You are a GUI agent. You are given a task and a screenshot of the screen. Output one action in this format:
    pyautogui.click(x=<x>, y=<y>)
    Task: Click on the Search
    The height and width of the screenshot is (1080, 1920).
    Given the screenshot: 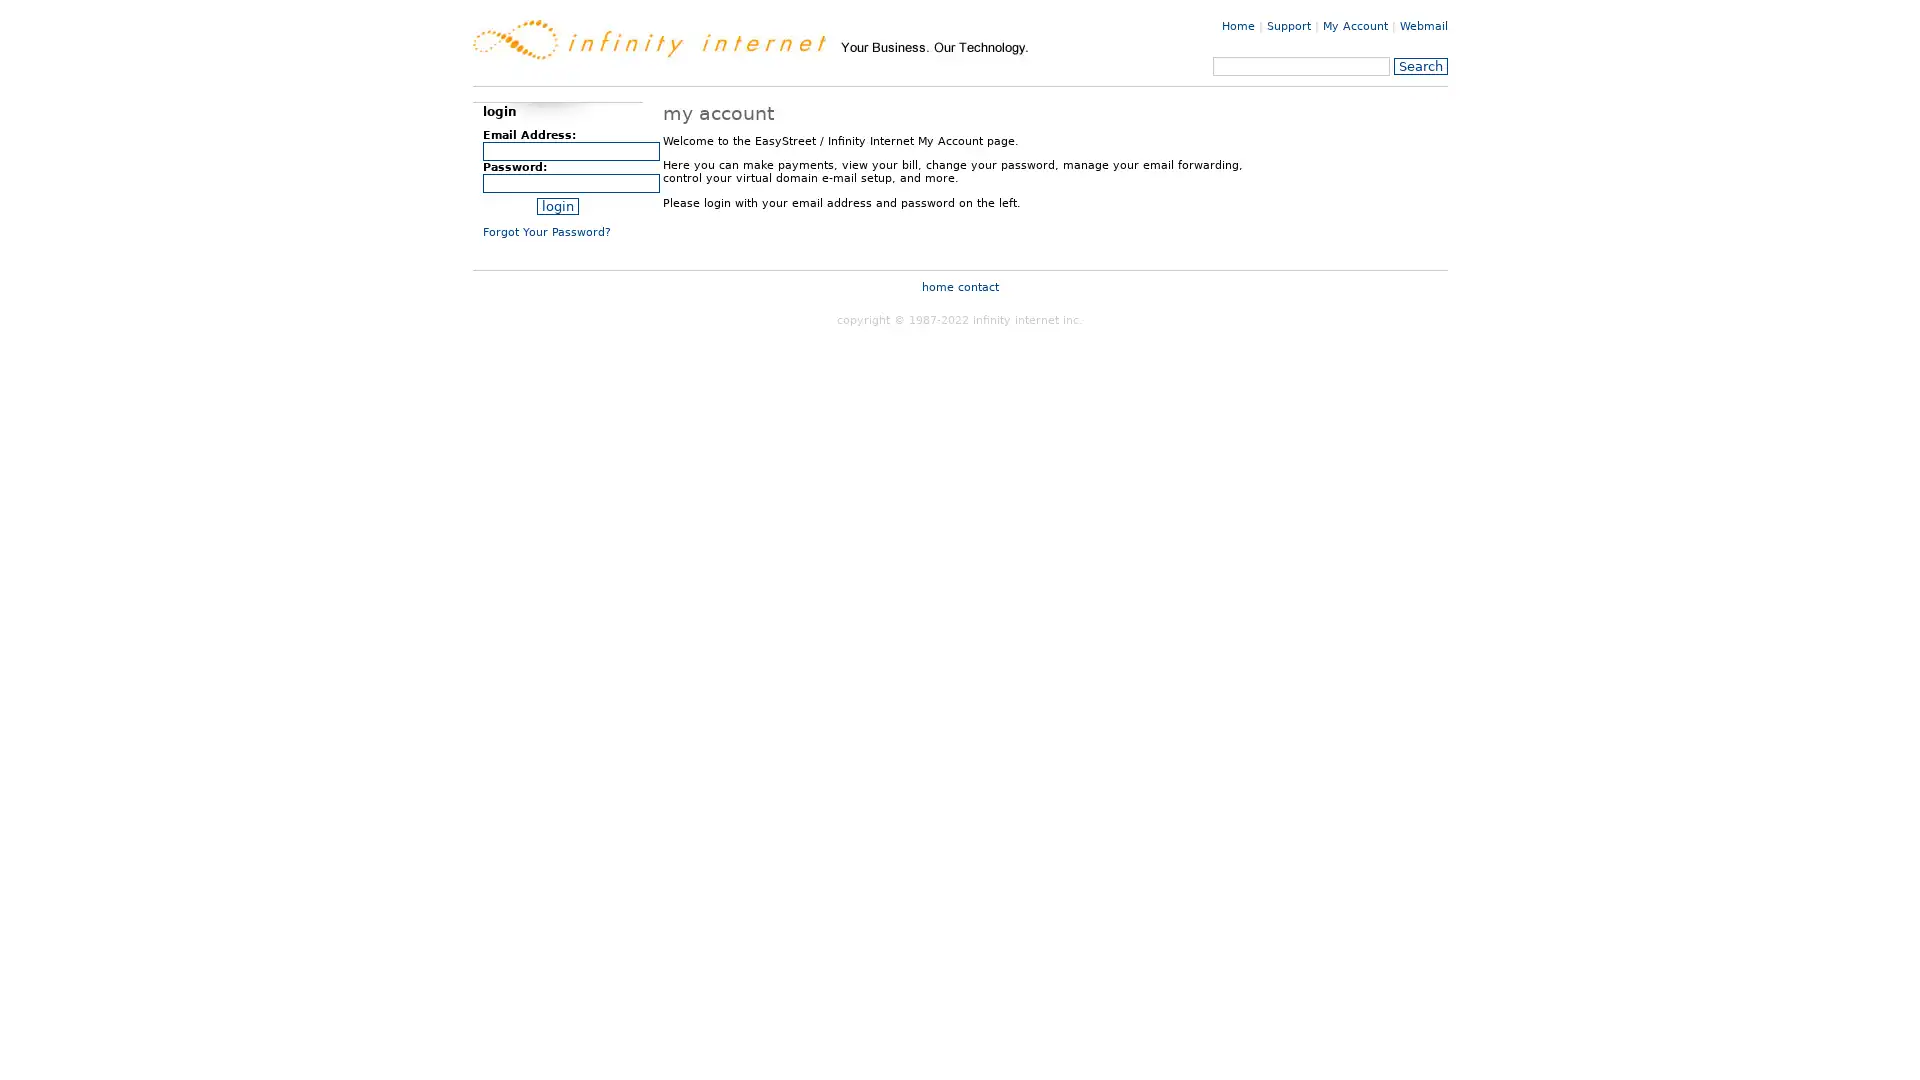 What is the action you would take?
    pyautogui.click(x=1419, y=65)
    